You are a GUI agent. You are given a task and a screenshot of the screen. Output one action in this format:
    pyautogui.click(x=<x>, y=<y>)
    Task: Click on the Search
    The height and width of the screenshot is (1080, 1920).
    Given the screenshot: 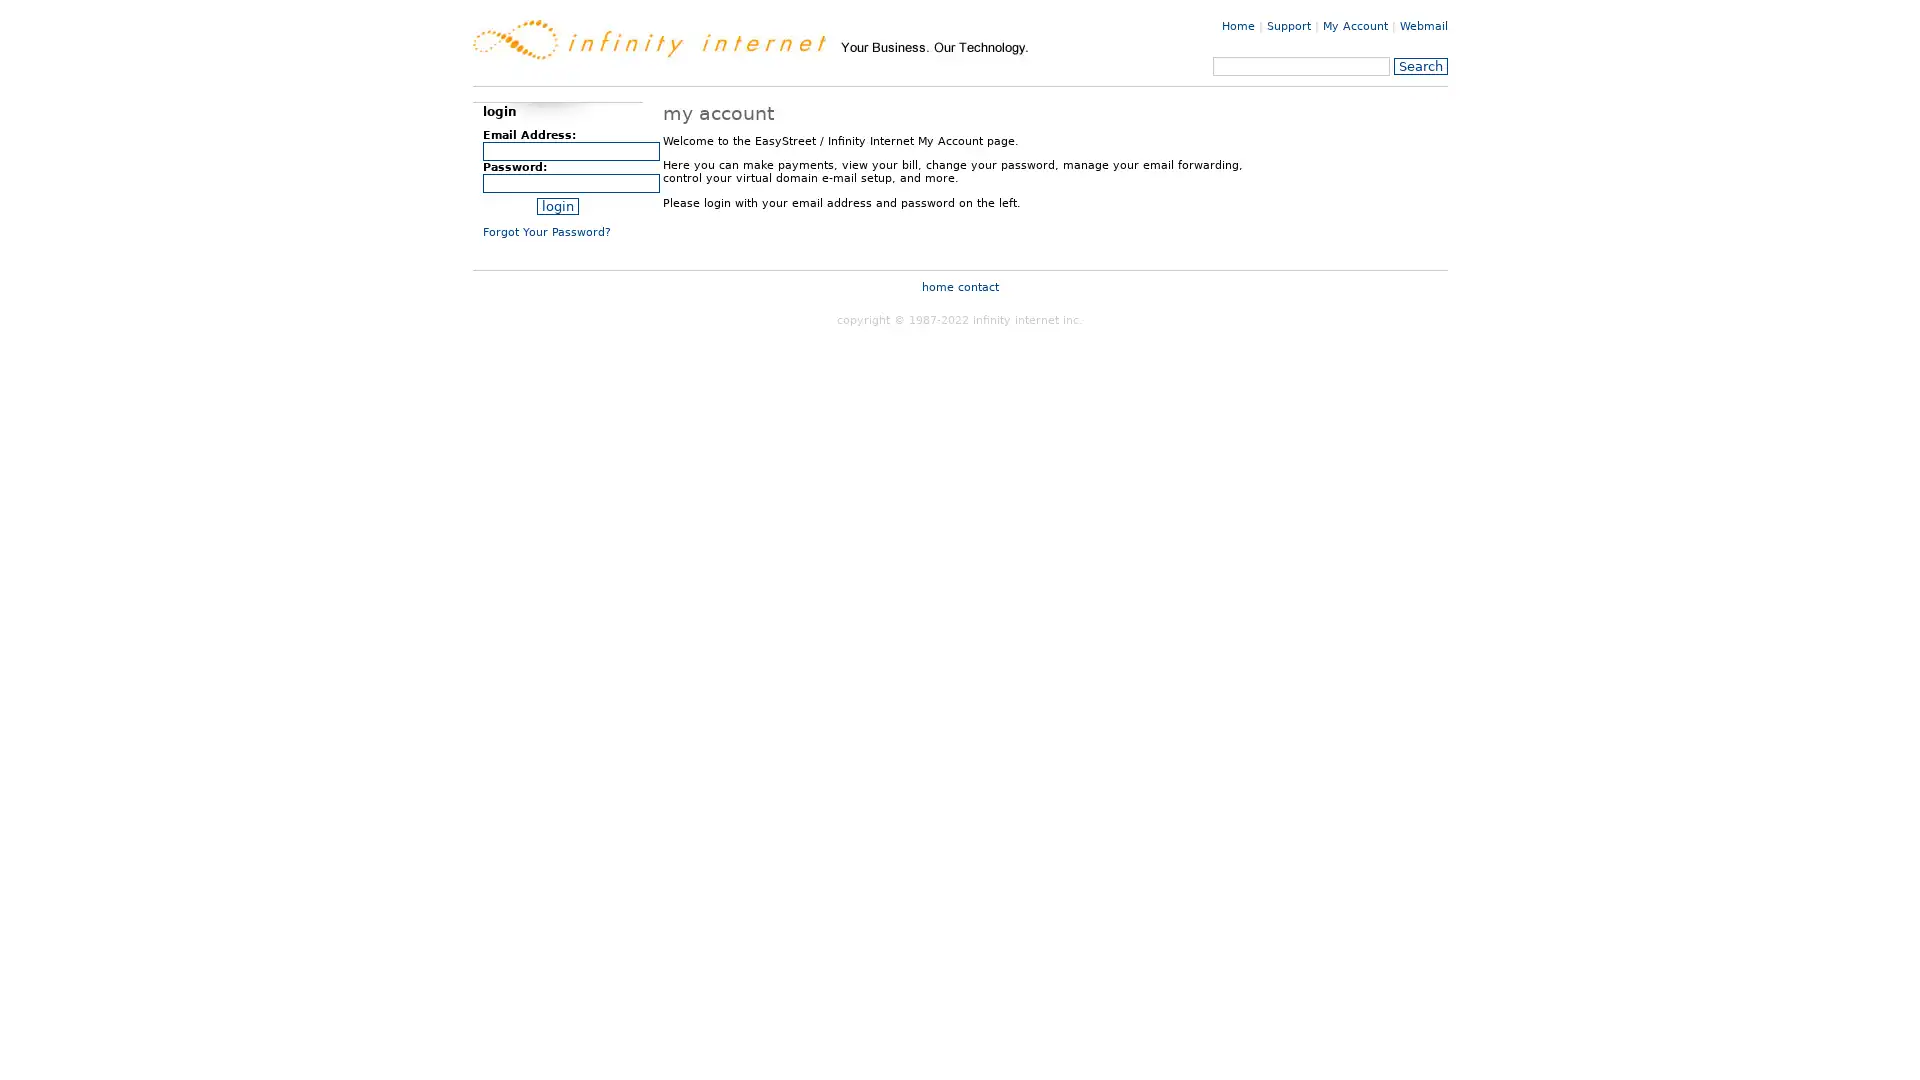 What is the action you would take?
    pyautogui.click(x=1419, y=65)
    